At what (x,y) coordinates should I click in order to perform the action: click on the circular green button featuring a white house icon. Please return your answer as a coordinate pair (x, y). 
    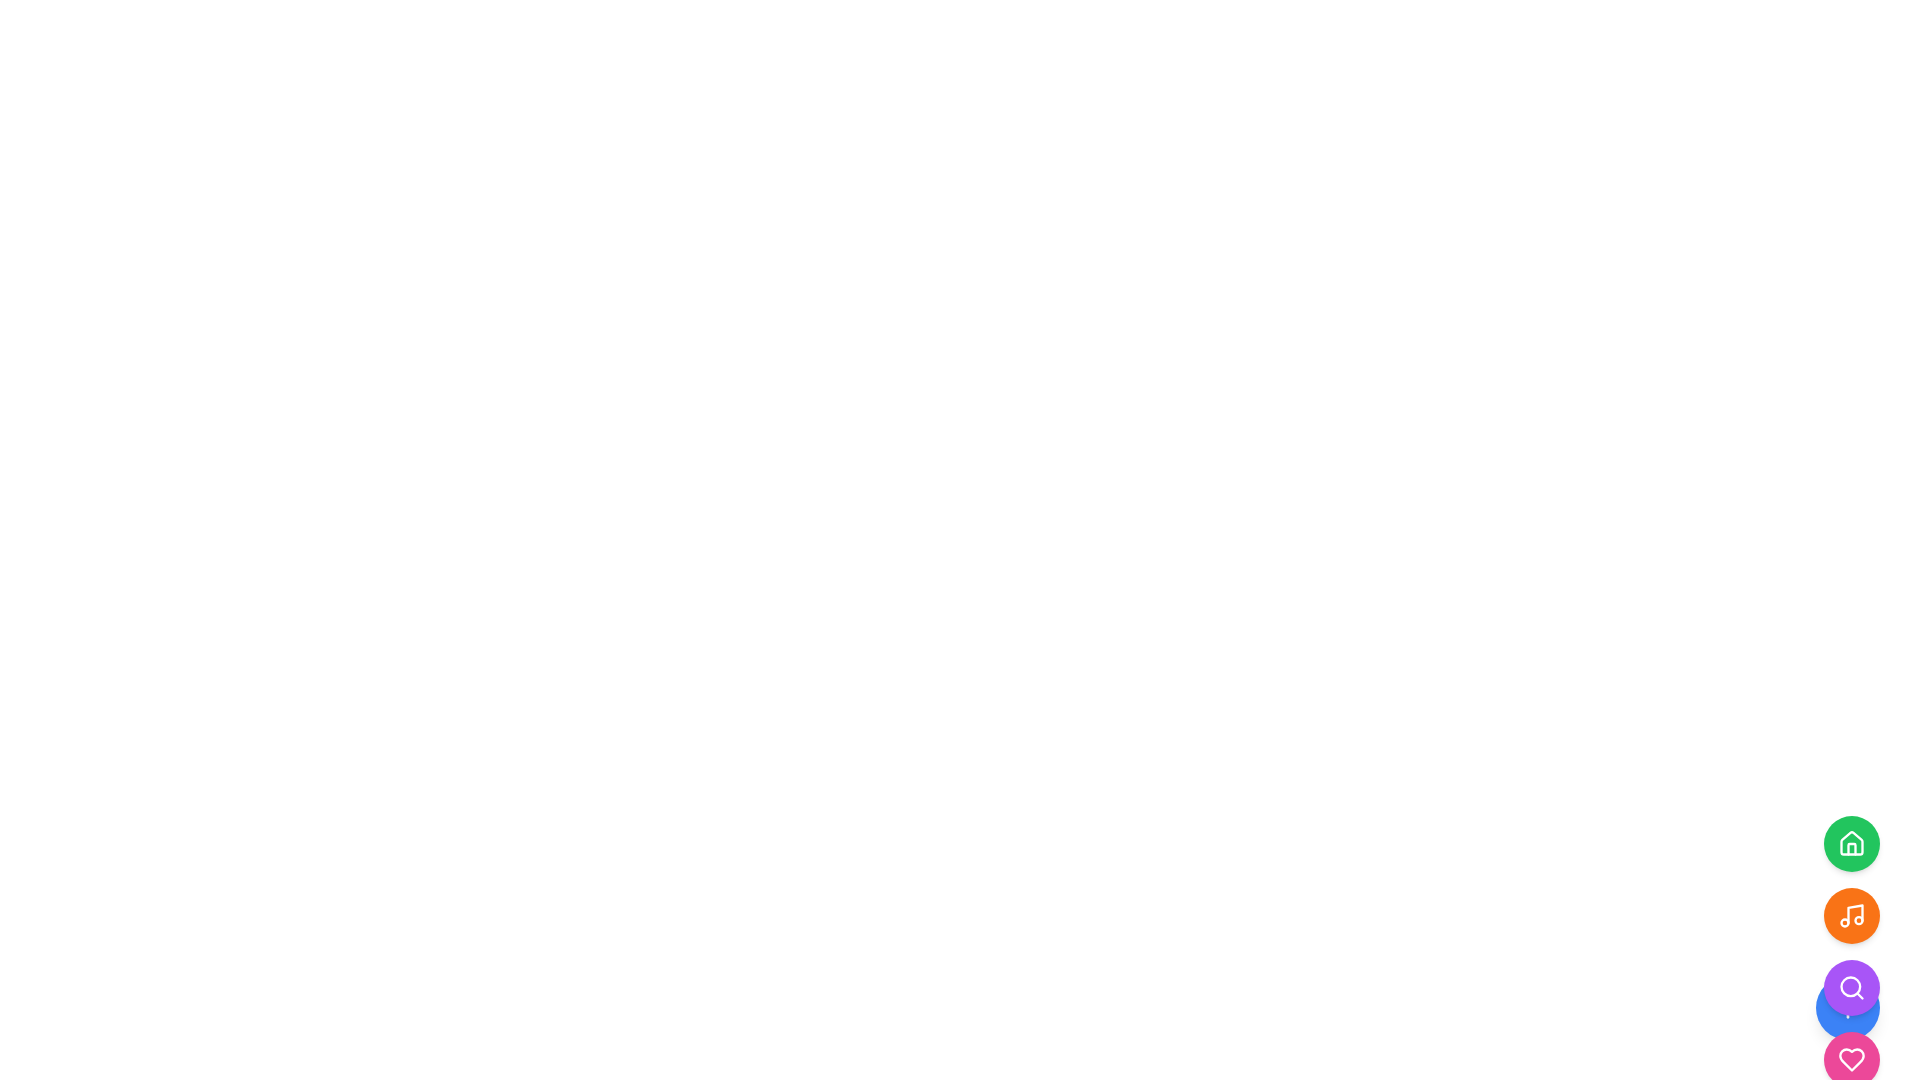
    Looking at the image, I should click on (1851, 844).